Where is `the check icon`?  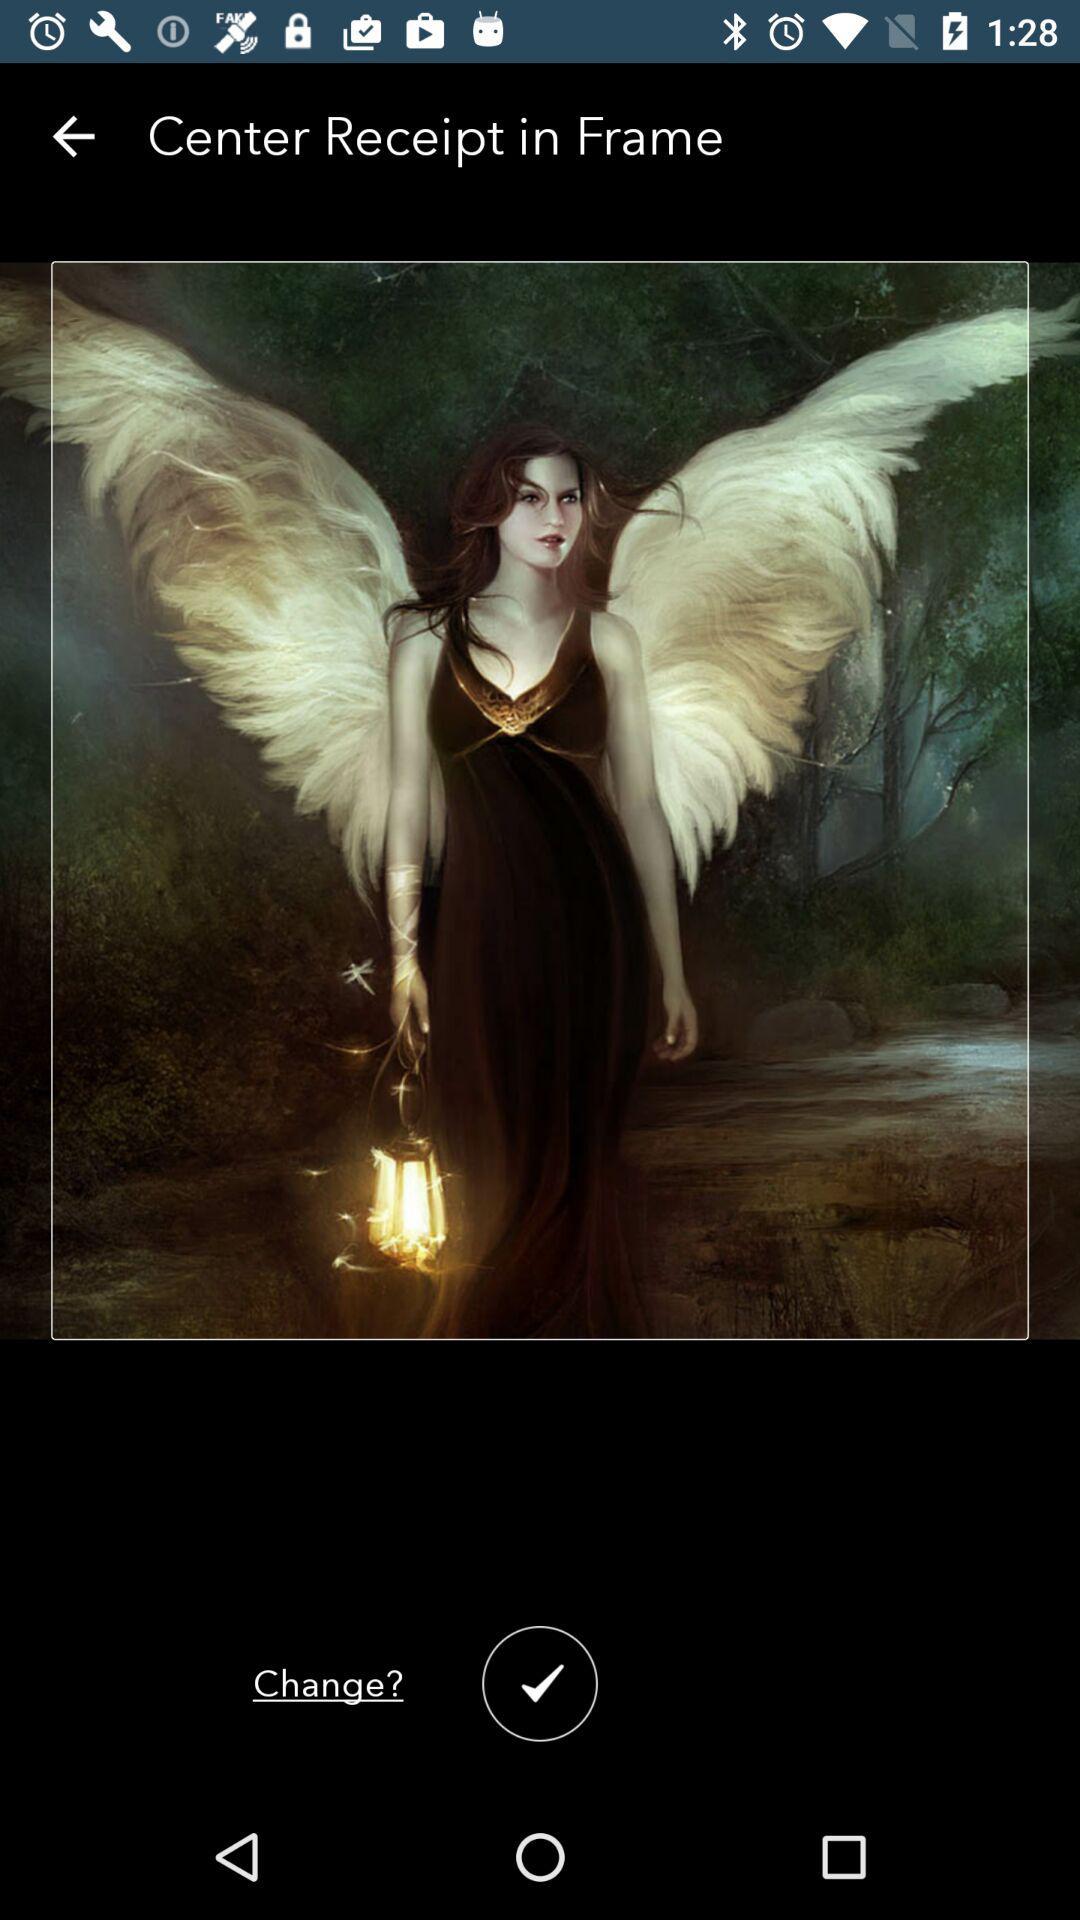 the check icon is located at coordinates (540, 1682).